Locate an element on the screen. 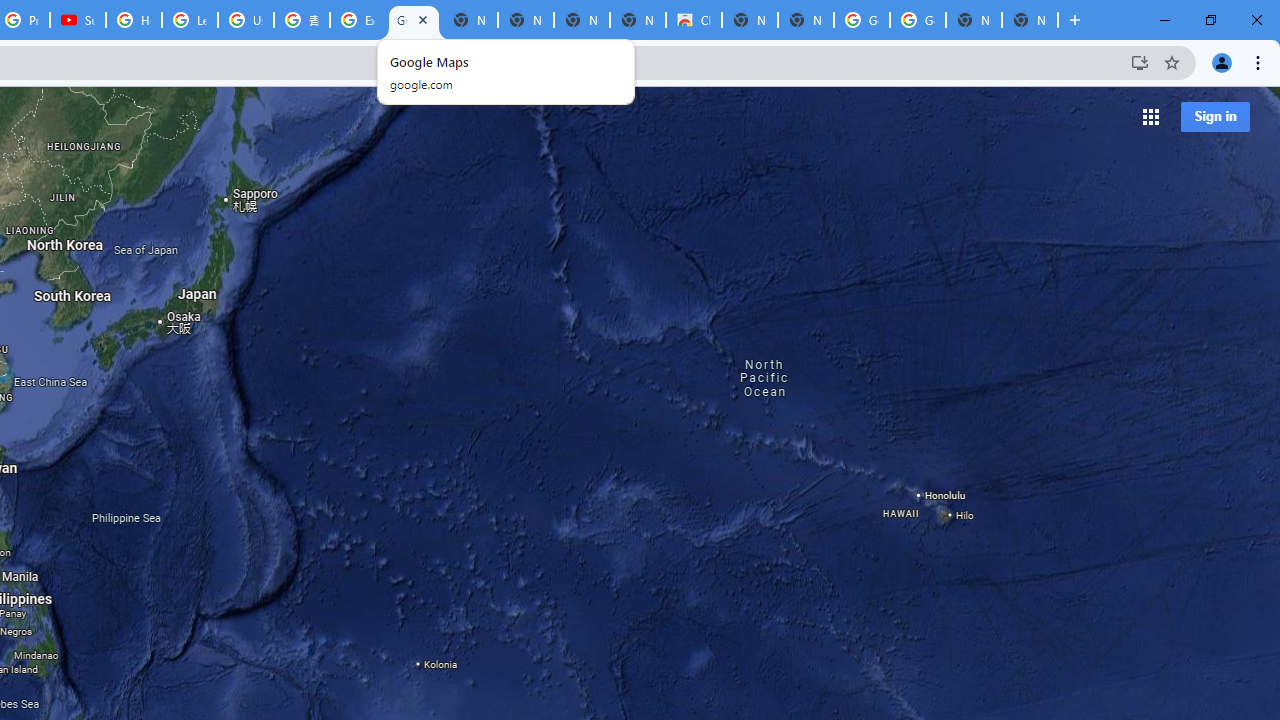 The height and width of the screenshot is (720, 1280). 'Google Images' is located at coordinates (916, 20).